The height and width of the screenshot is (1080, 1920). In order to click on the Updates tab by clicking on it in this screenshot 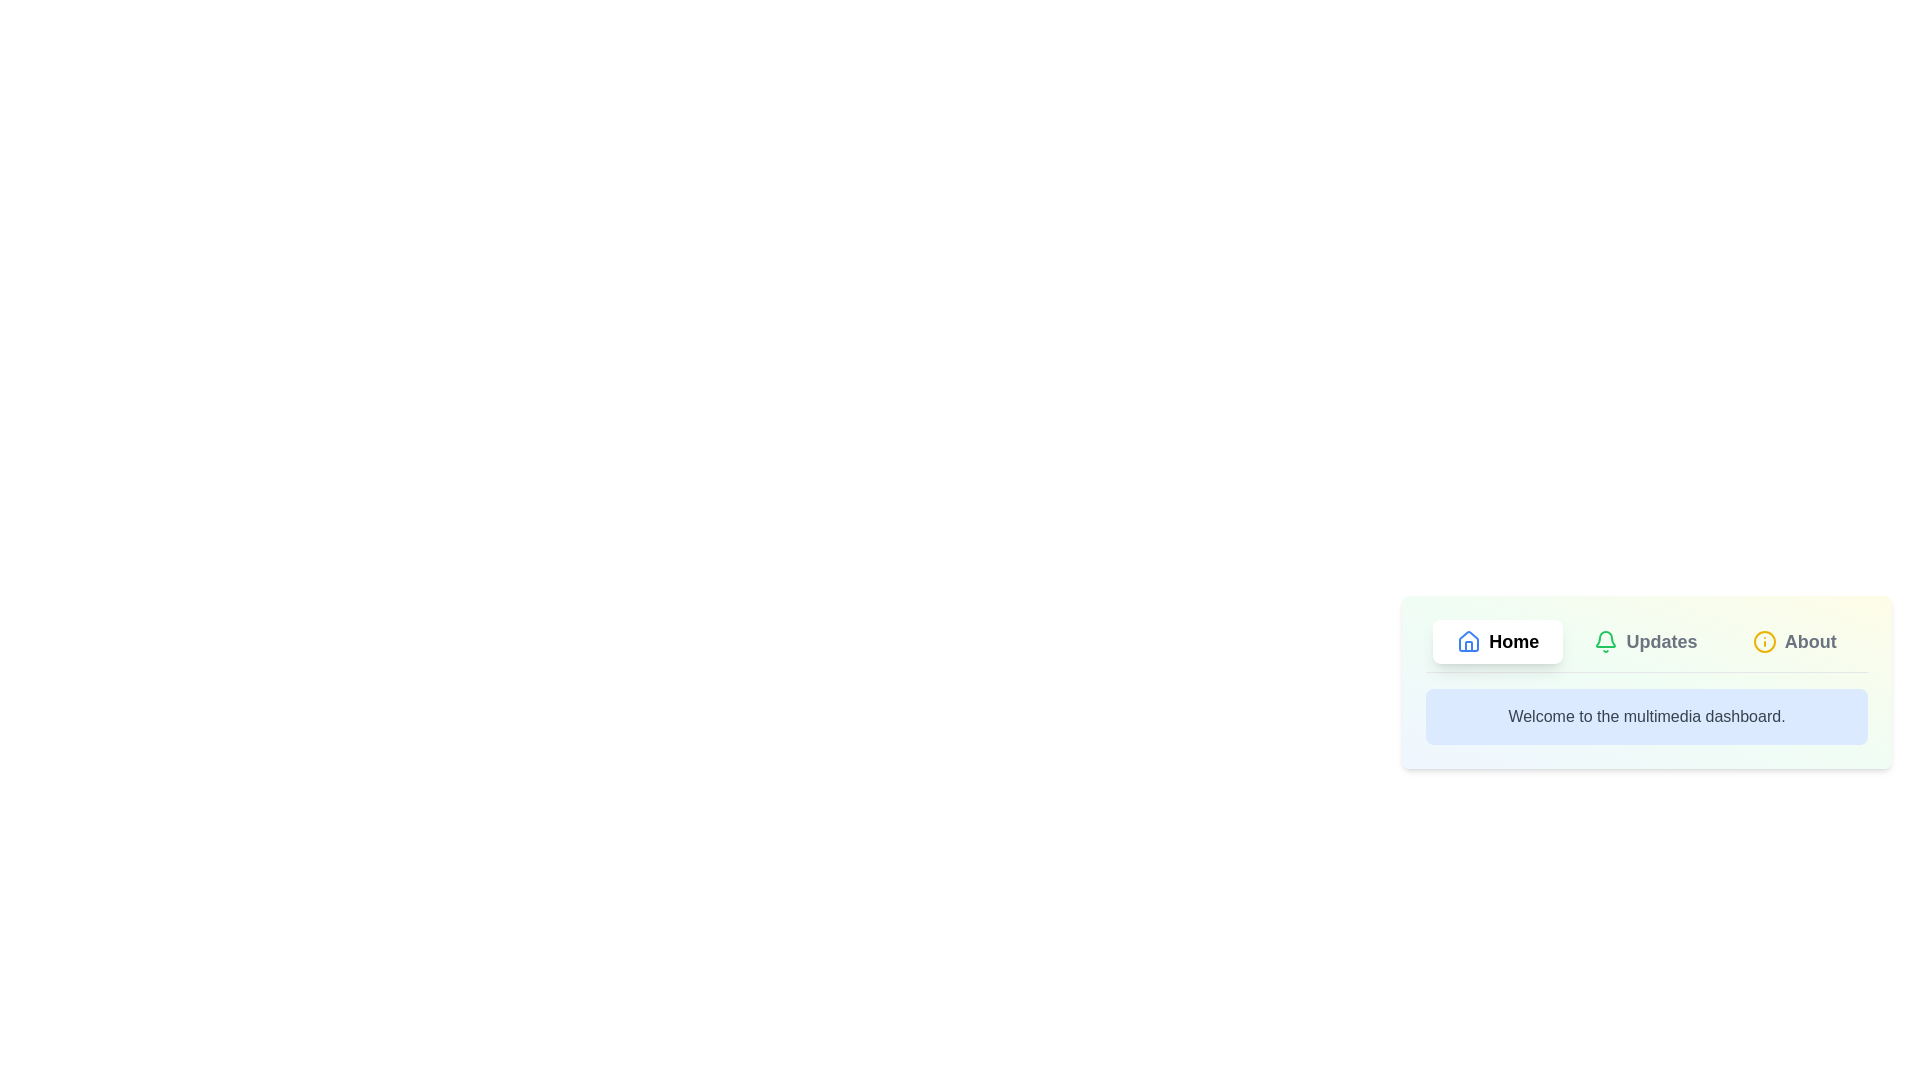, I will do `click(1646, 641)`.